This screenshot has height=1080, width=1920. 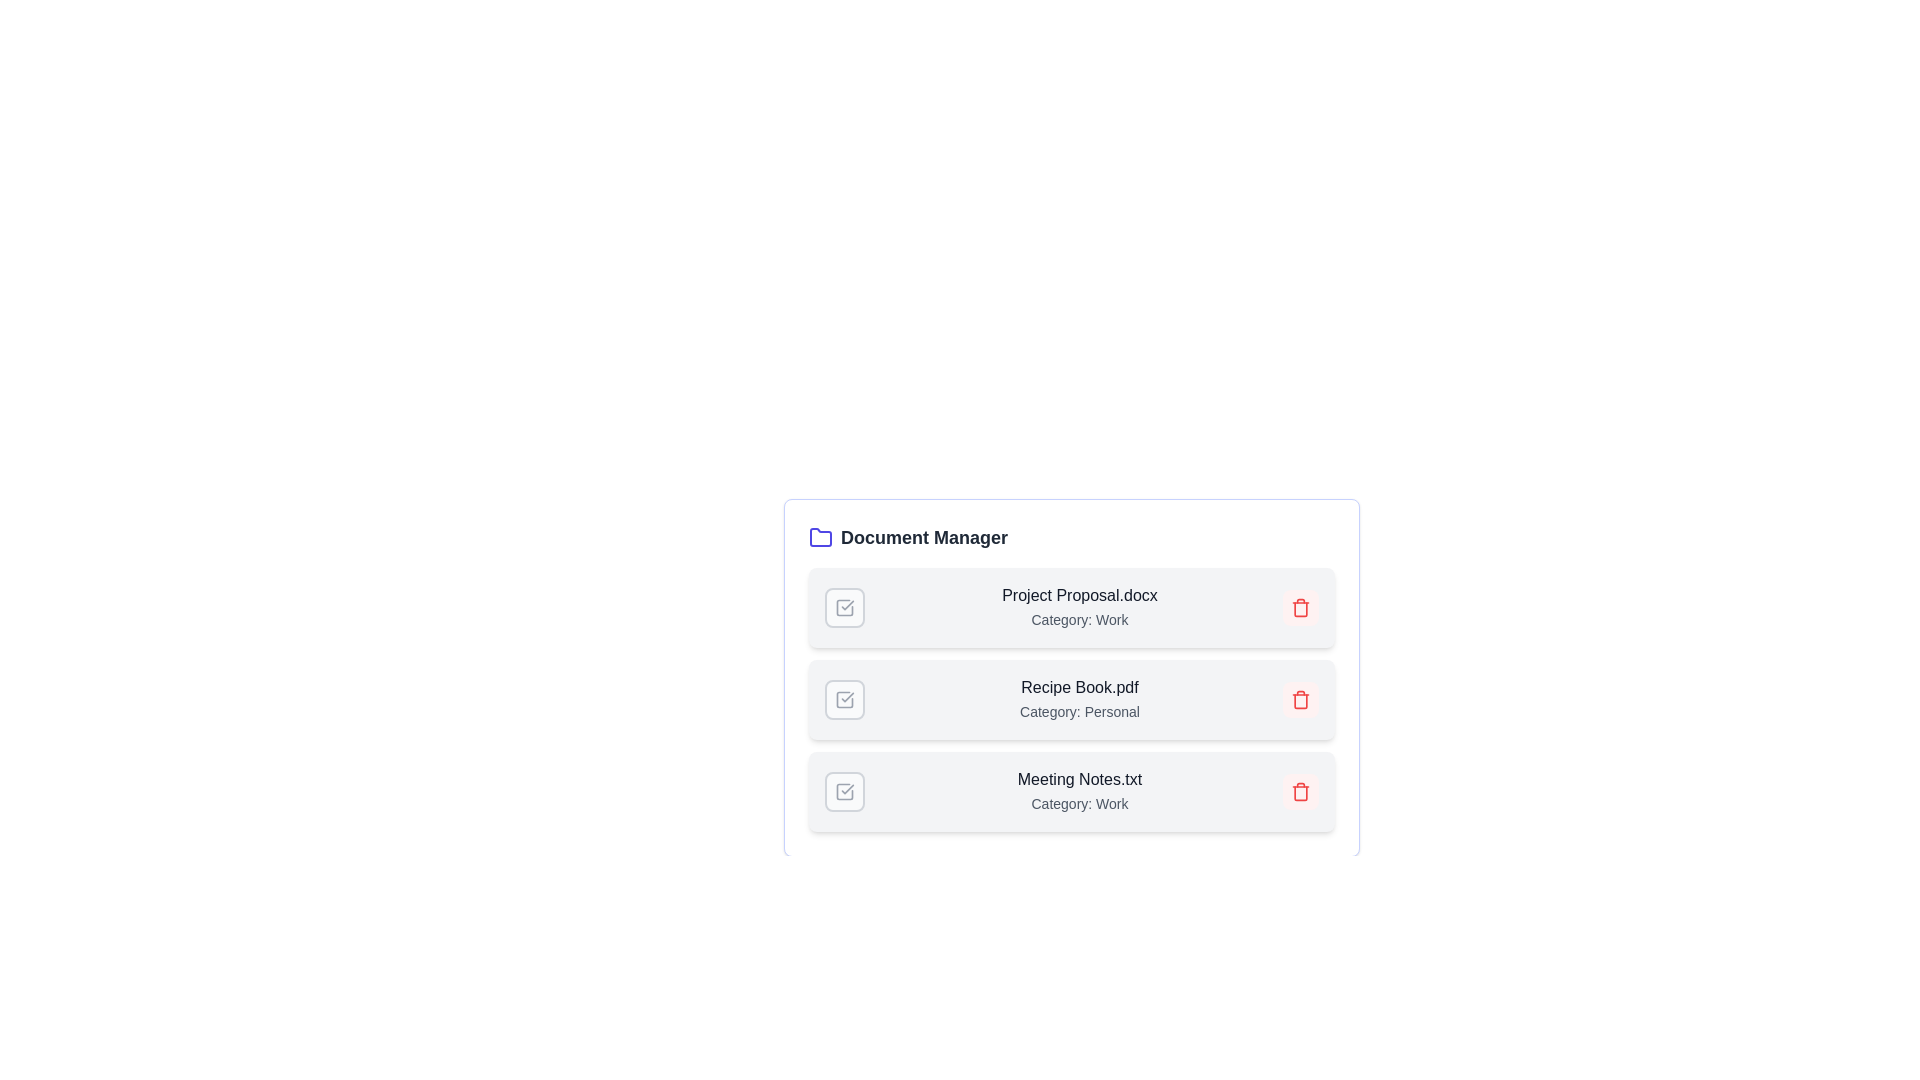 What do you see at coordinates (1079, 607) in the screenshot?
I see `the text label displaying the file name 'Project Proposal.docx' under the 'Work' category in the Document Manager section` at bounding box center [1079, 607].